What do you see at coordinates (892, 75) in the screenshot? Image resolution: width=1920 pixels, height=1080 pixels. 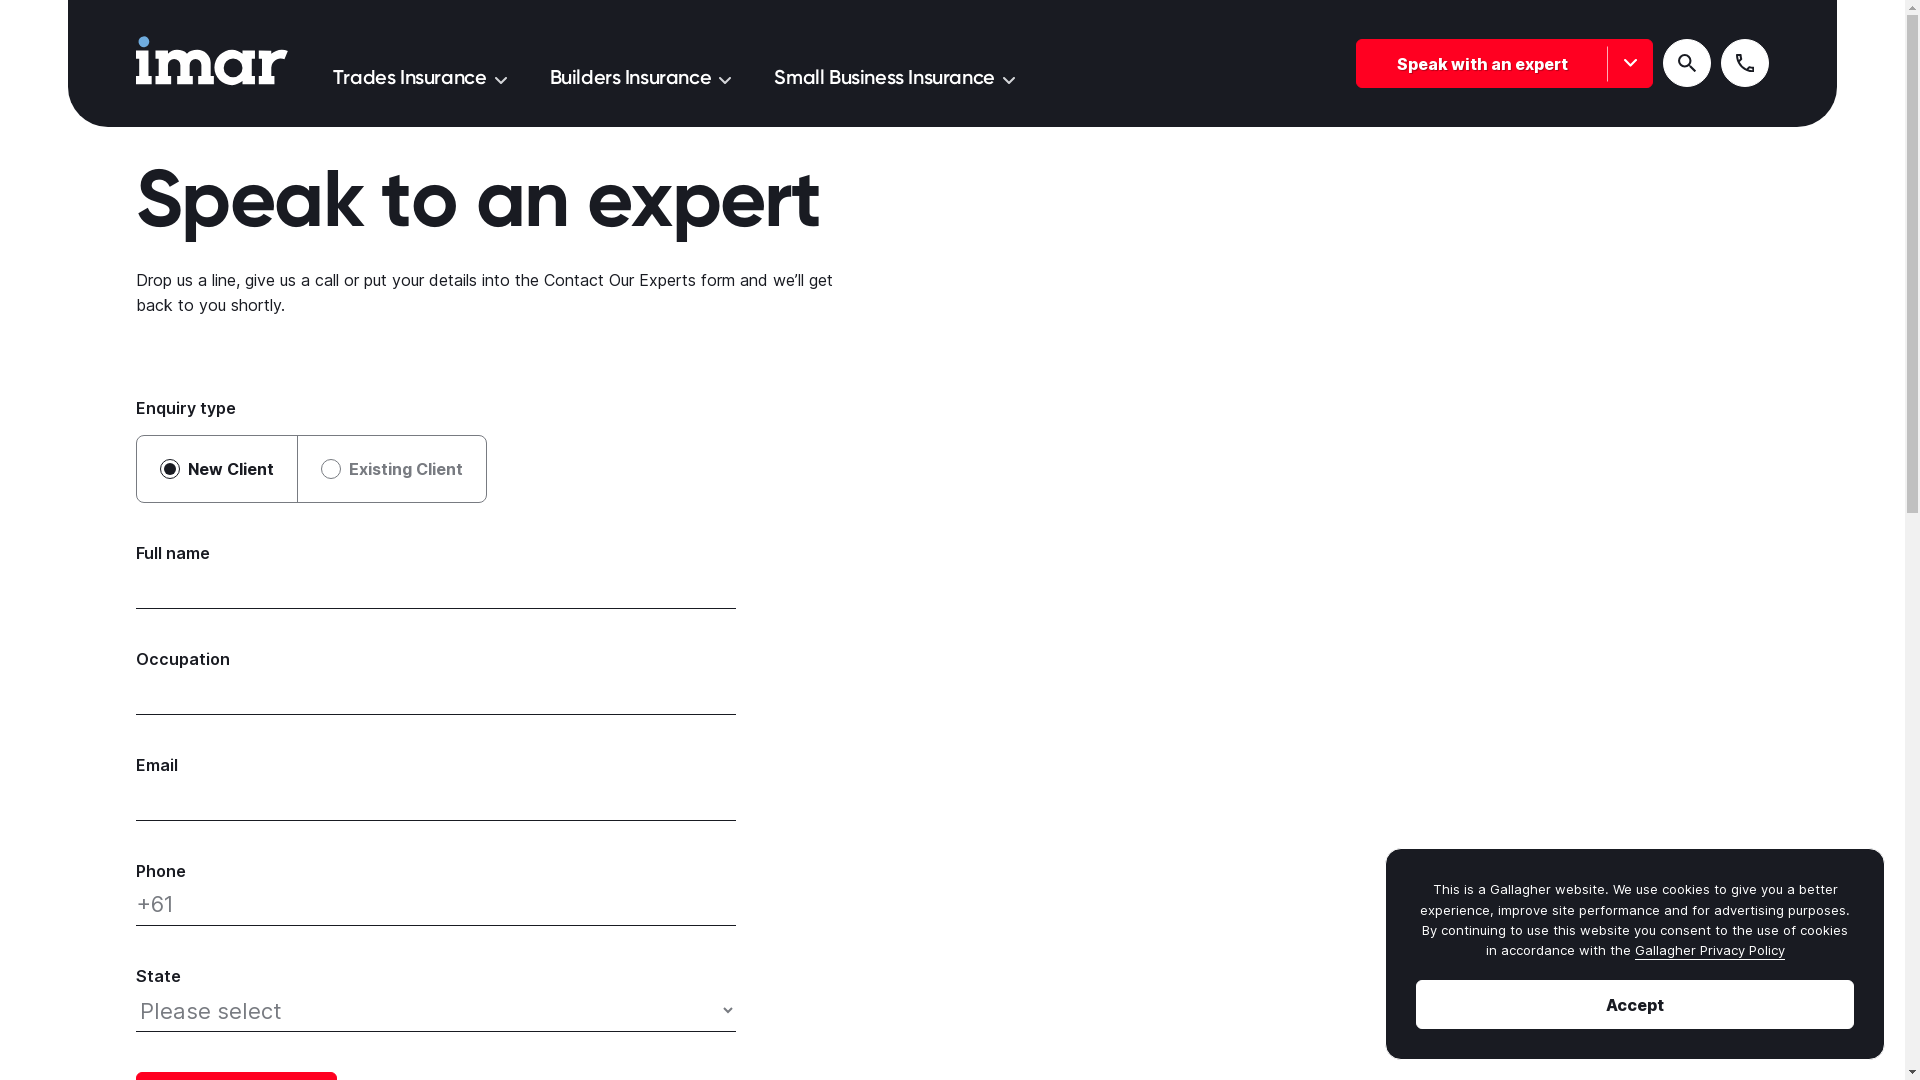 I see `'Small Business Insurance'` at bounding box center [892, 75].